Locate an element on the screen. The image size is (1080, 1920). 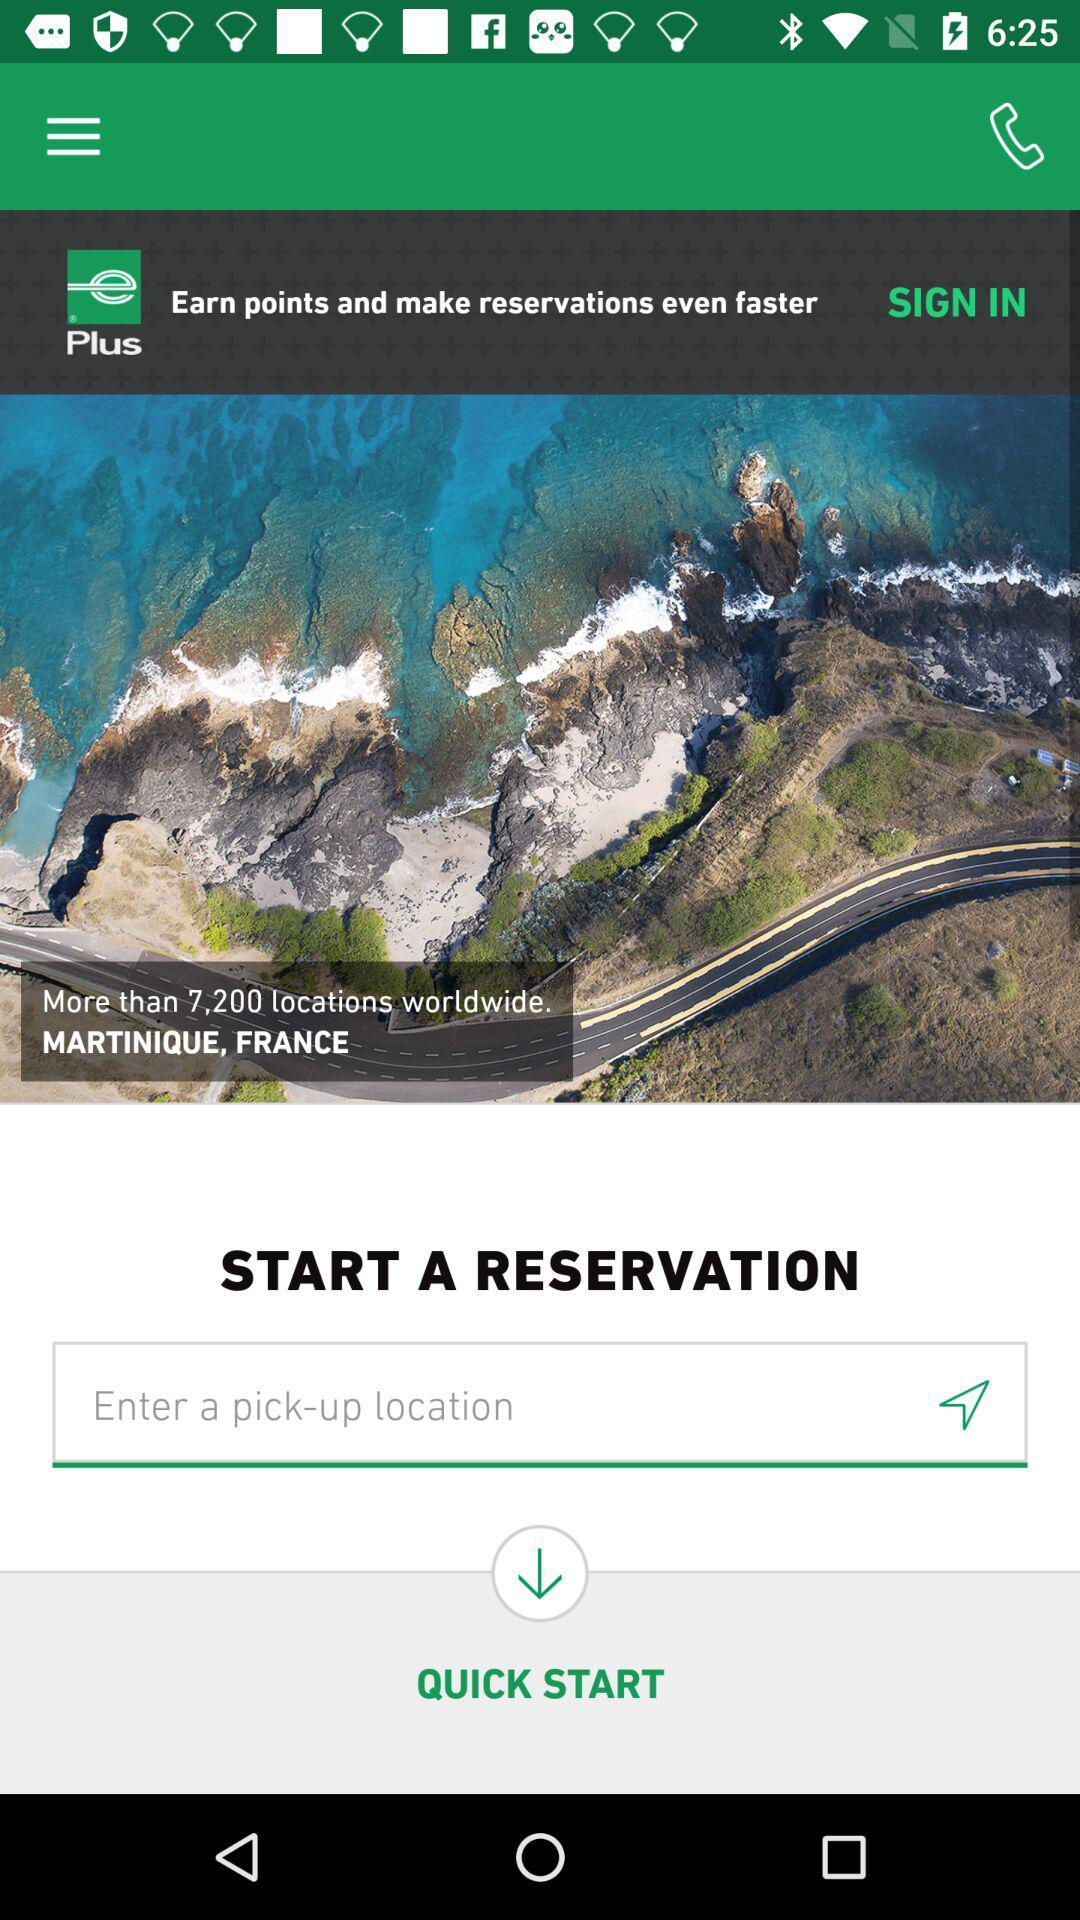
the quick start icon is located at coordinates (540, 1682).